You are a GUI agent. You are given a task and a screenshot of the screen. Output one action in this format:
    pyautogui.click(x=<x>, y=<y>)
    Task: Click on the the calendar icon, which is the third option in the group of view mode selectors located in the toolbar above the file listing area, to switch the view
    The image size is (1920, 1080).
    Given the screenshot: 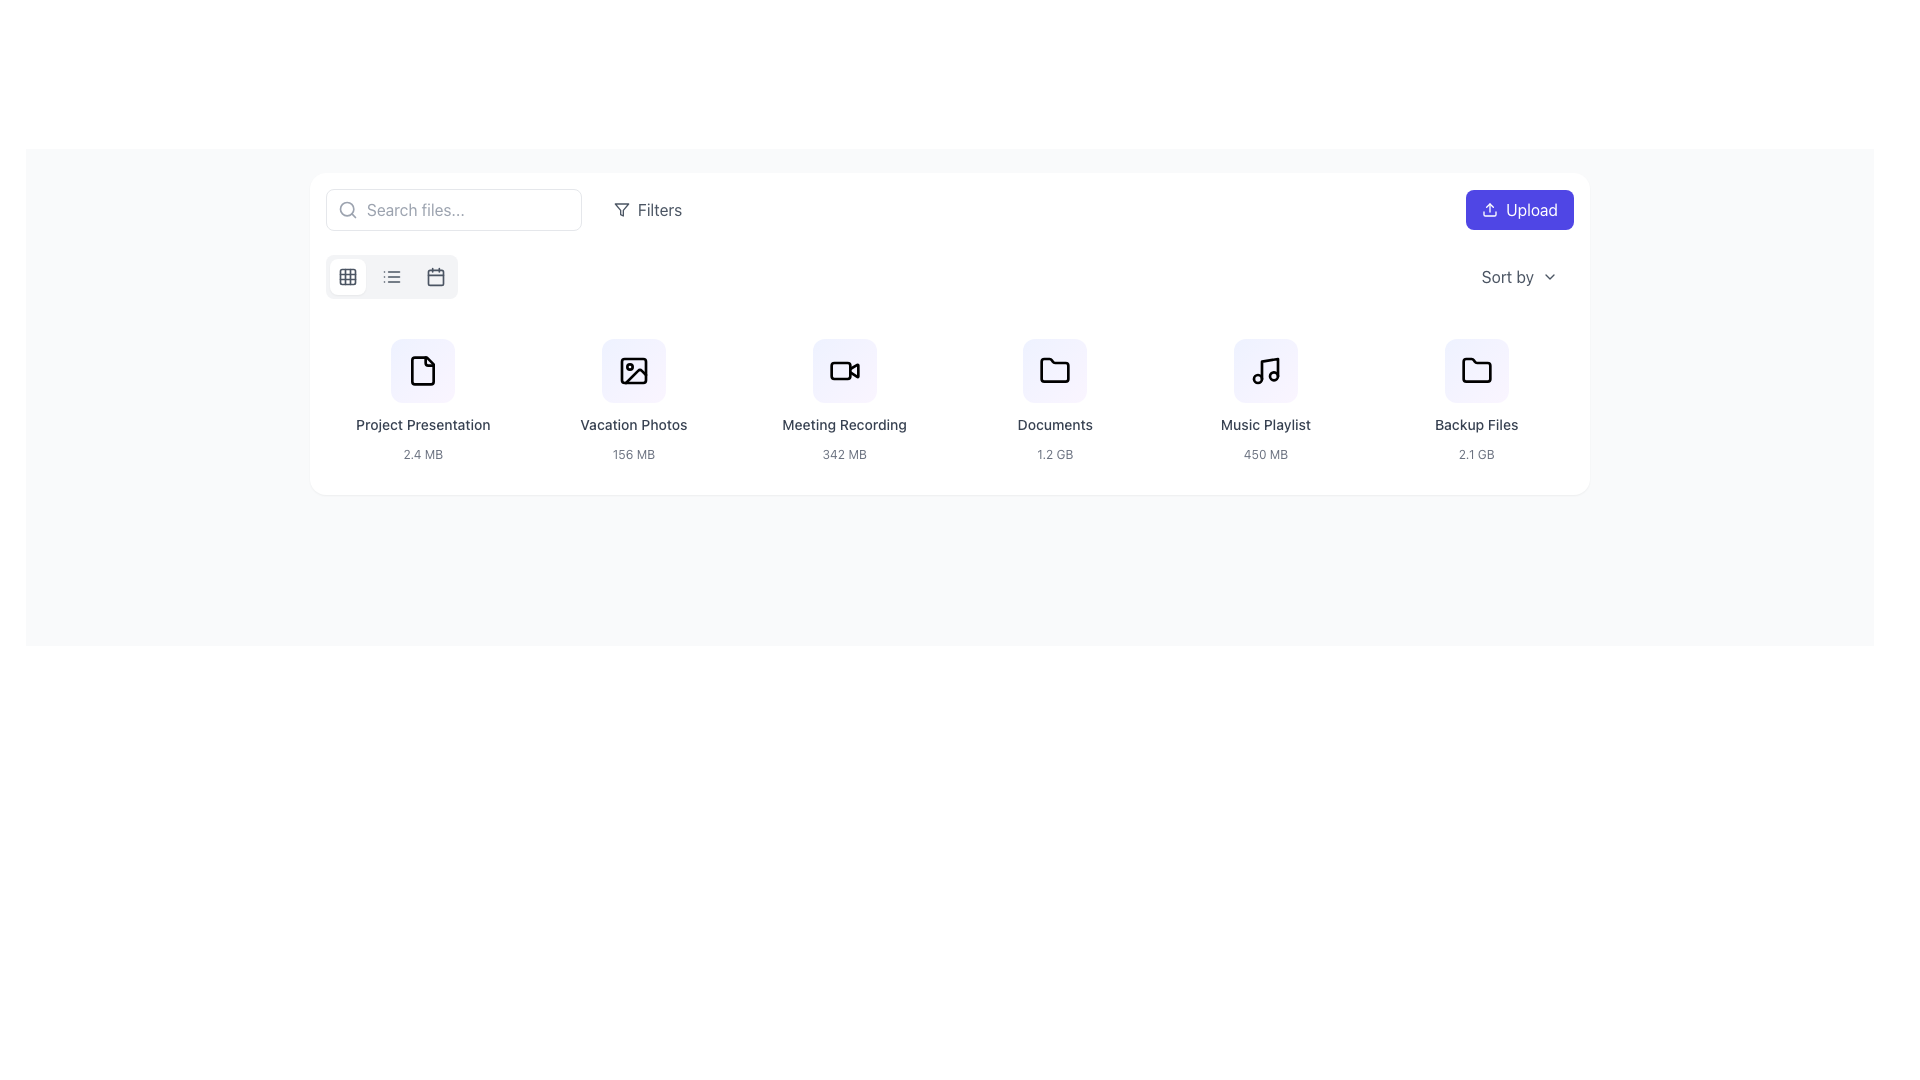 What is the action you would take?
    pyautogui.click(x=435, y=277)
    